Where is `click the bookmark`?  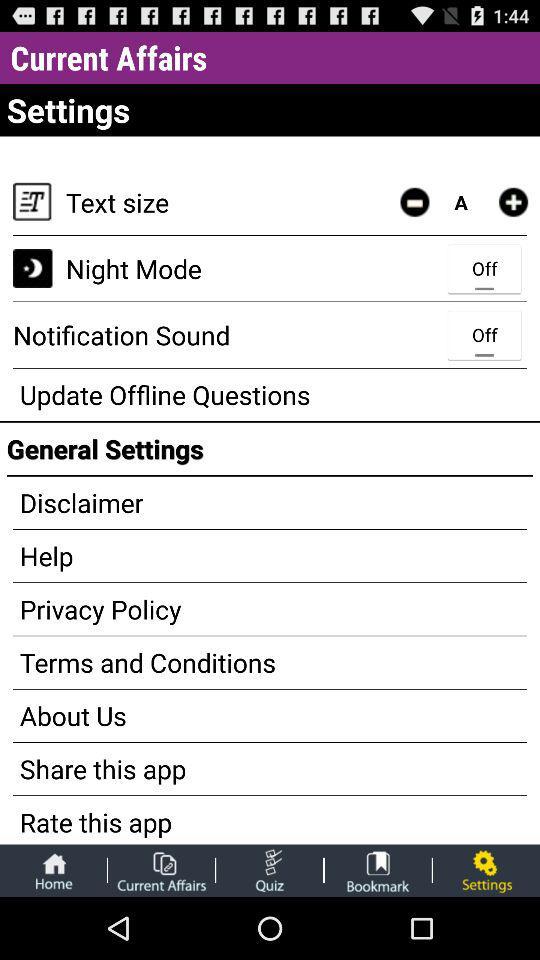 click the bookmark is located at coordinates (378, 869).